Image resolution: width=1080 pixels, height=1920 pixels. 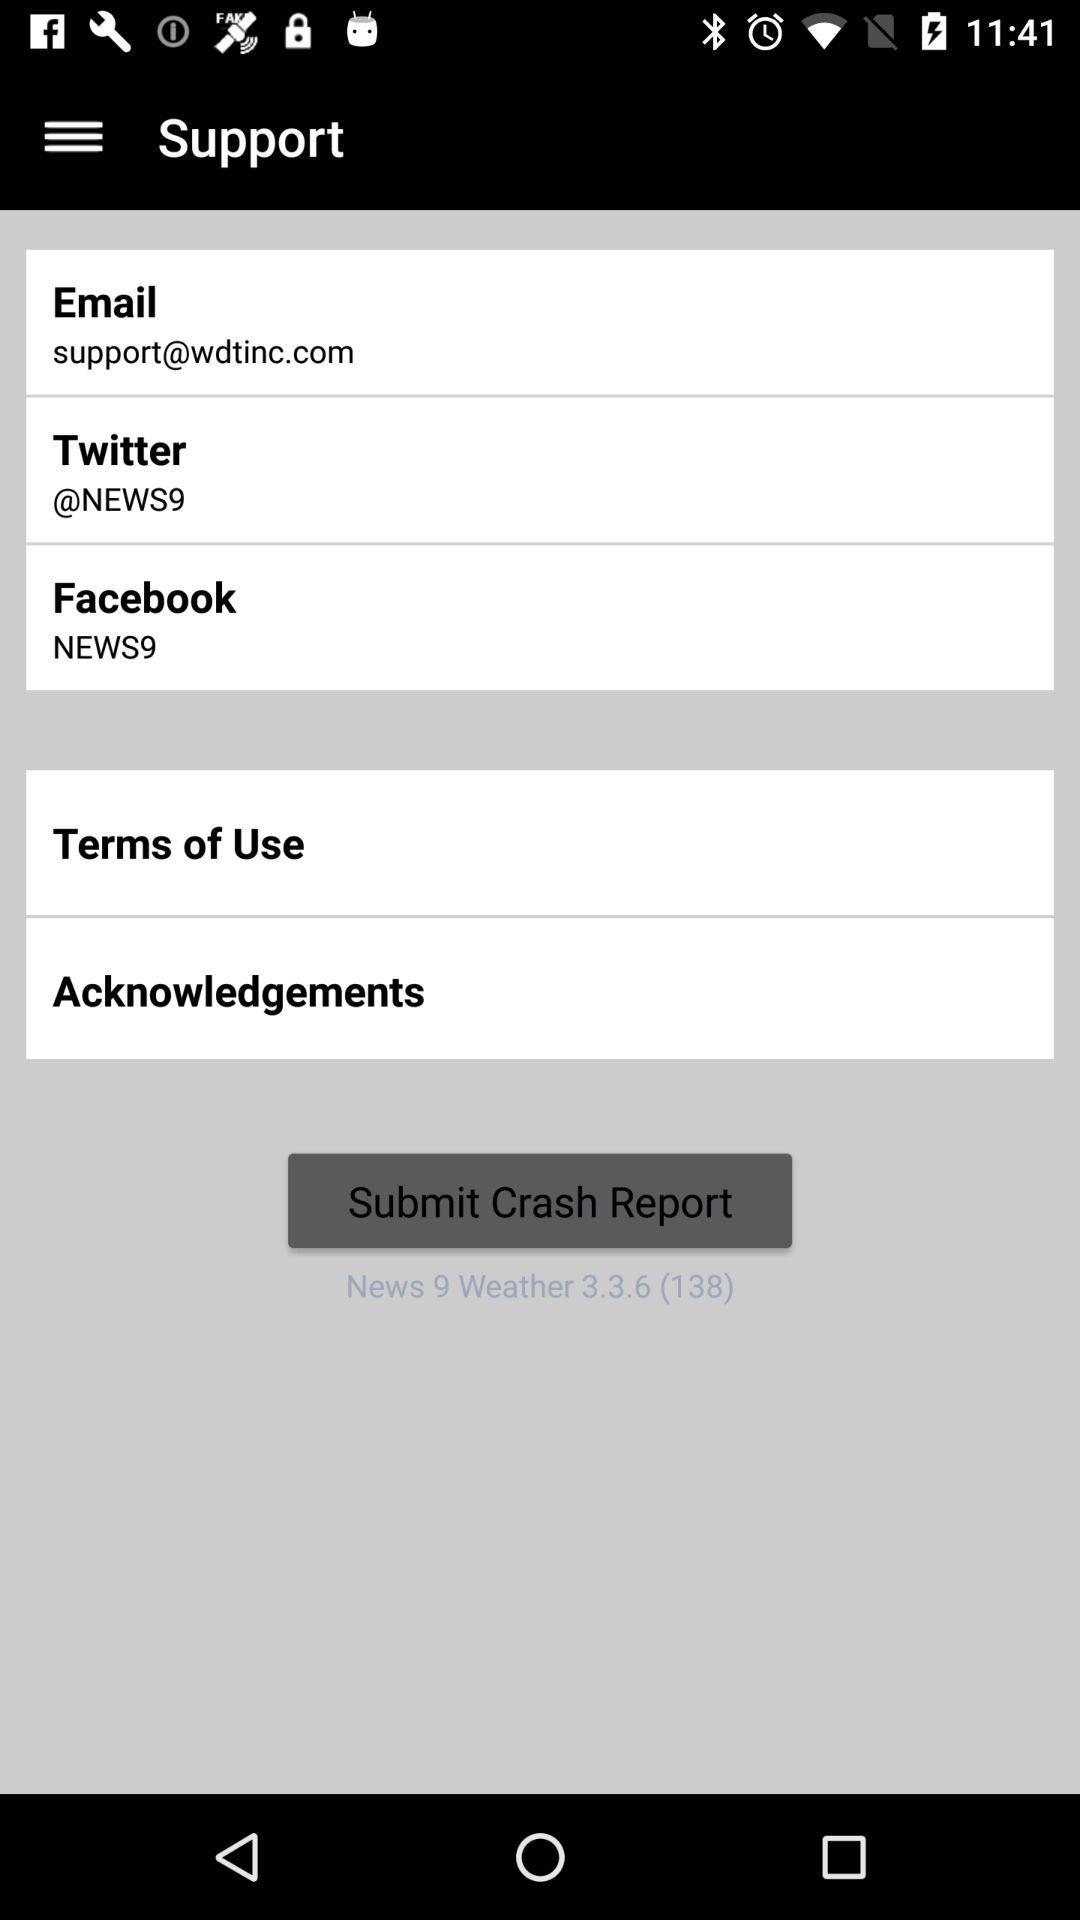 I want to click on the icon above news 9 weather, so click(x=540, y=1200).